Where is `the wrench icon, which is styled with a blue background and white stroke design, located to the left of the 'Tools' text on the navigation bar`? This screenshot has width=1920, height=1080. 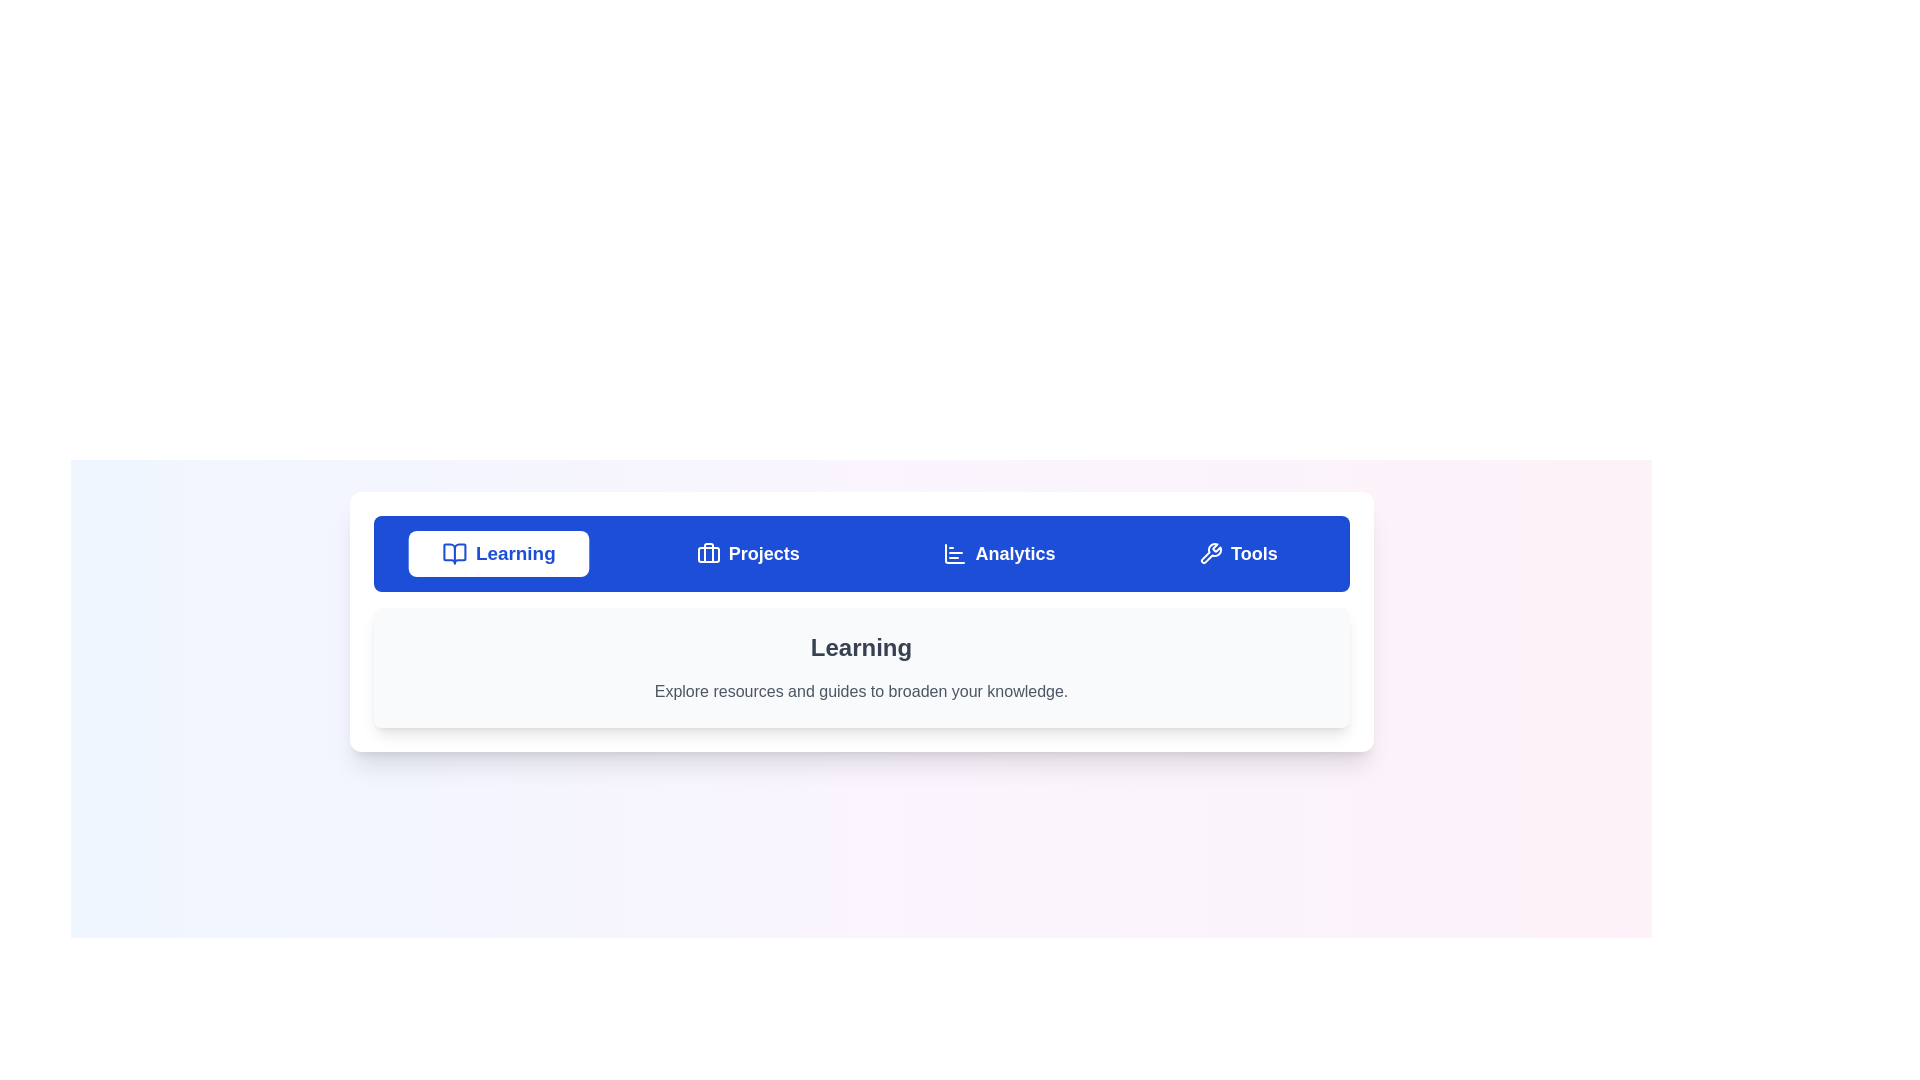
the wrench icon, which is styled with a blue background and white stroke design, located to the left of the 'Tools' text on the navigation bar is located at coordinates (1209, 554).